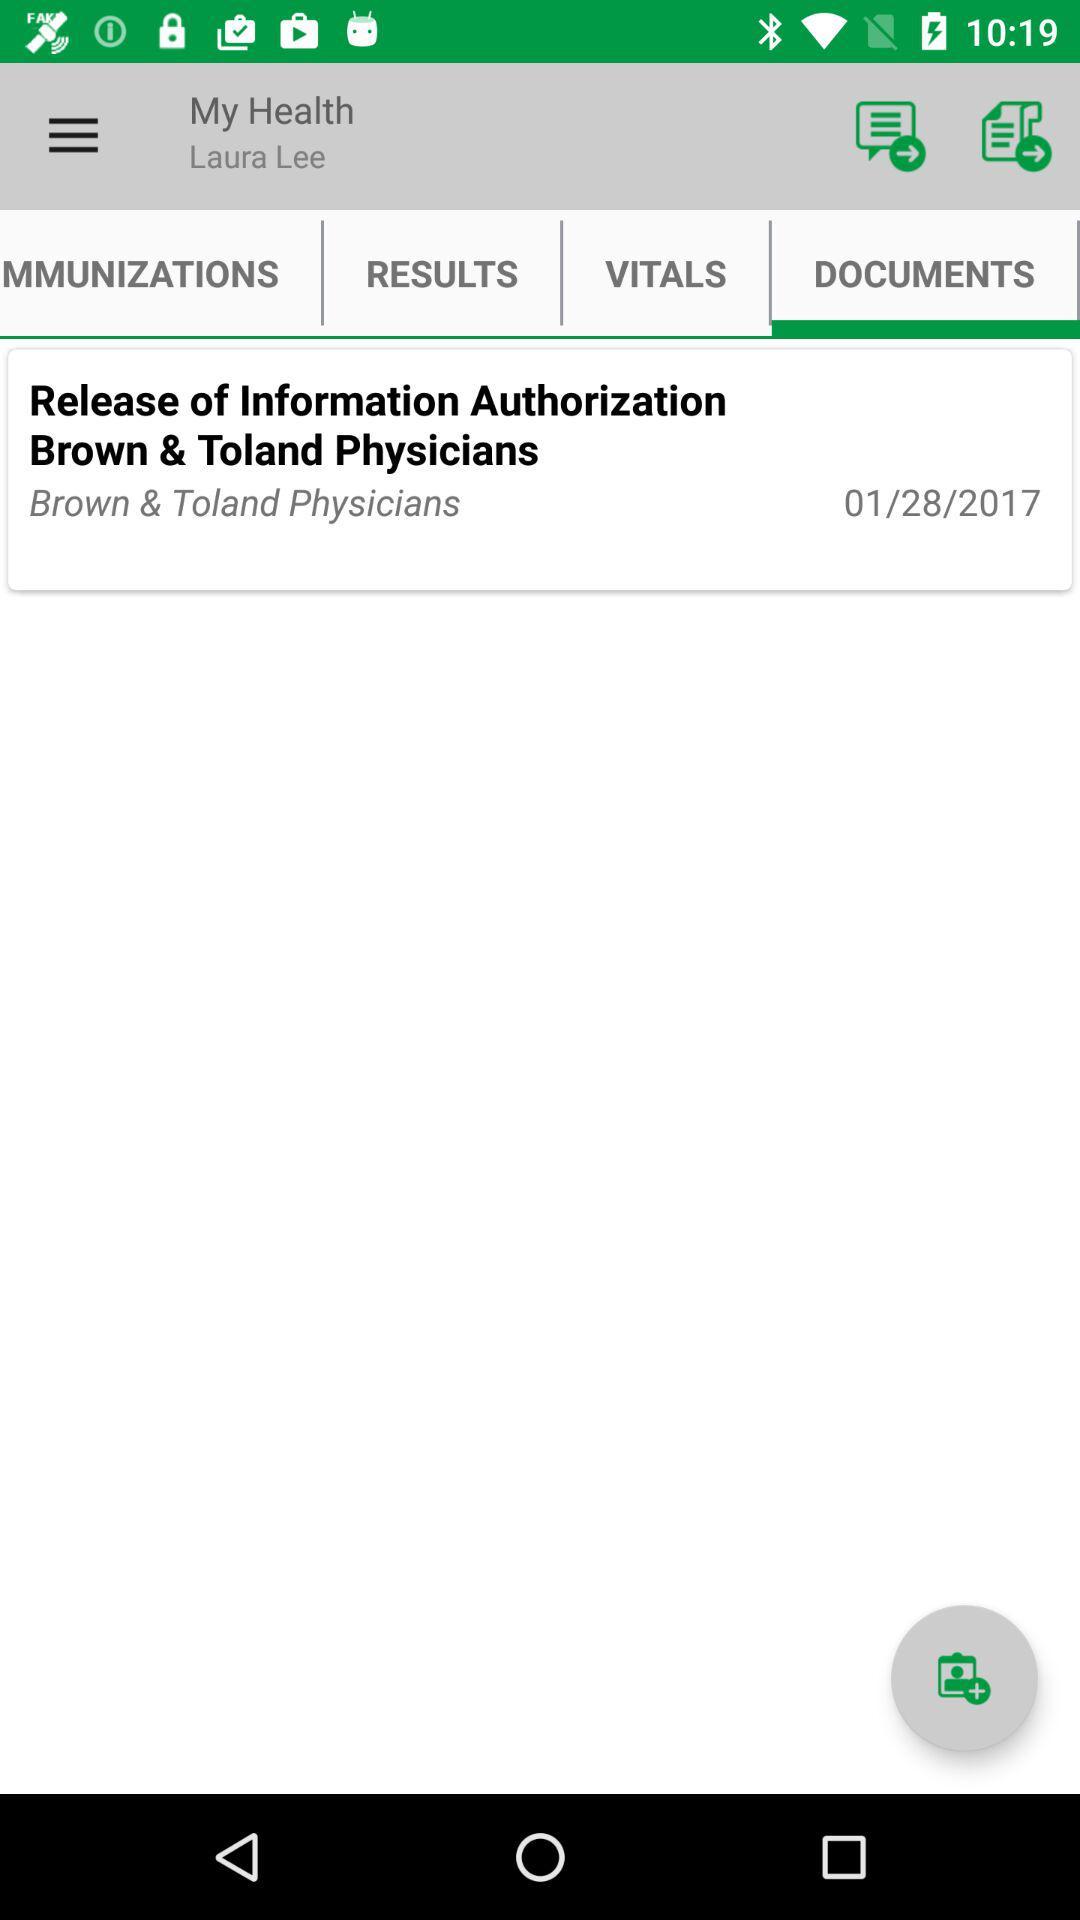 The width and height of the screenshot is (1080, 1920). I want to click on item above the documents icon, so click(890, 135).